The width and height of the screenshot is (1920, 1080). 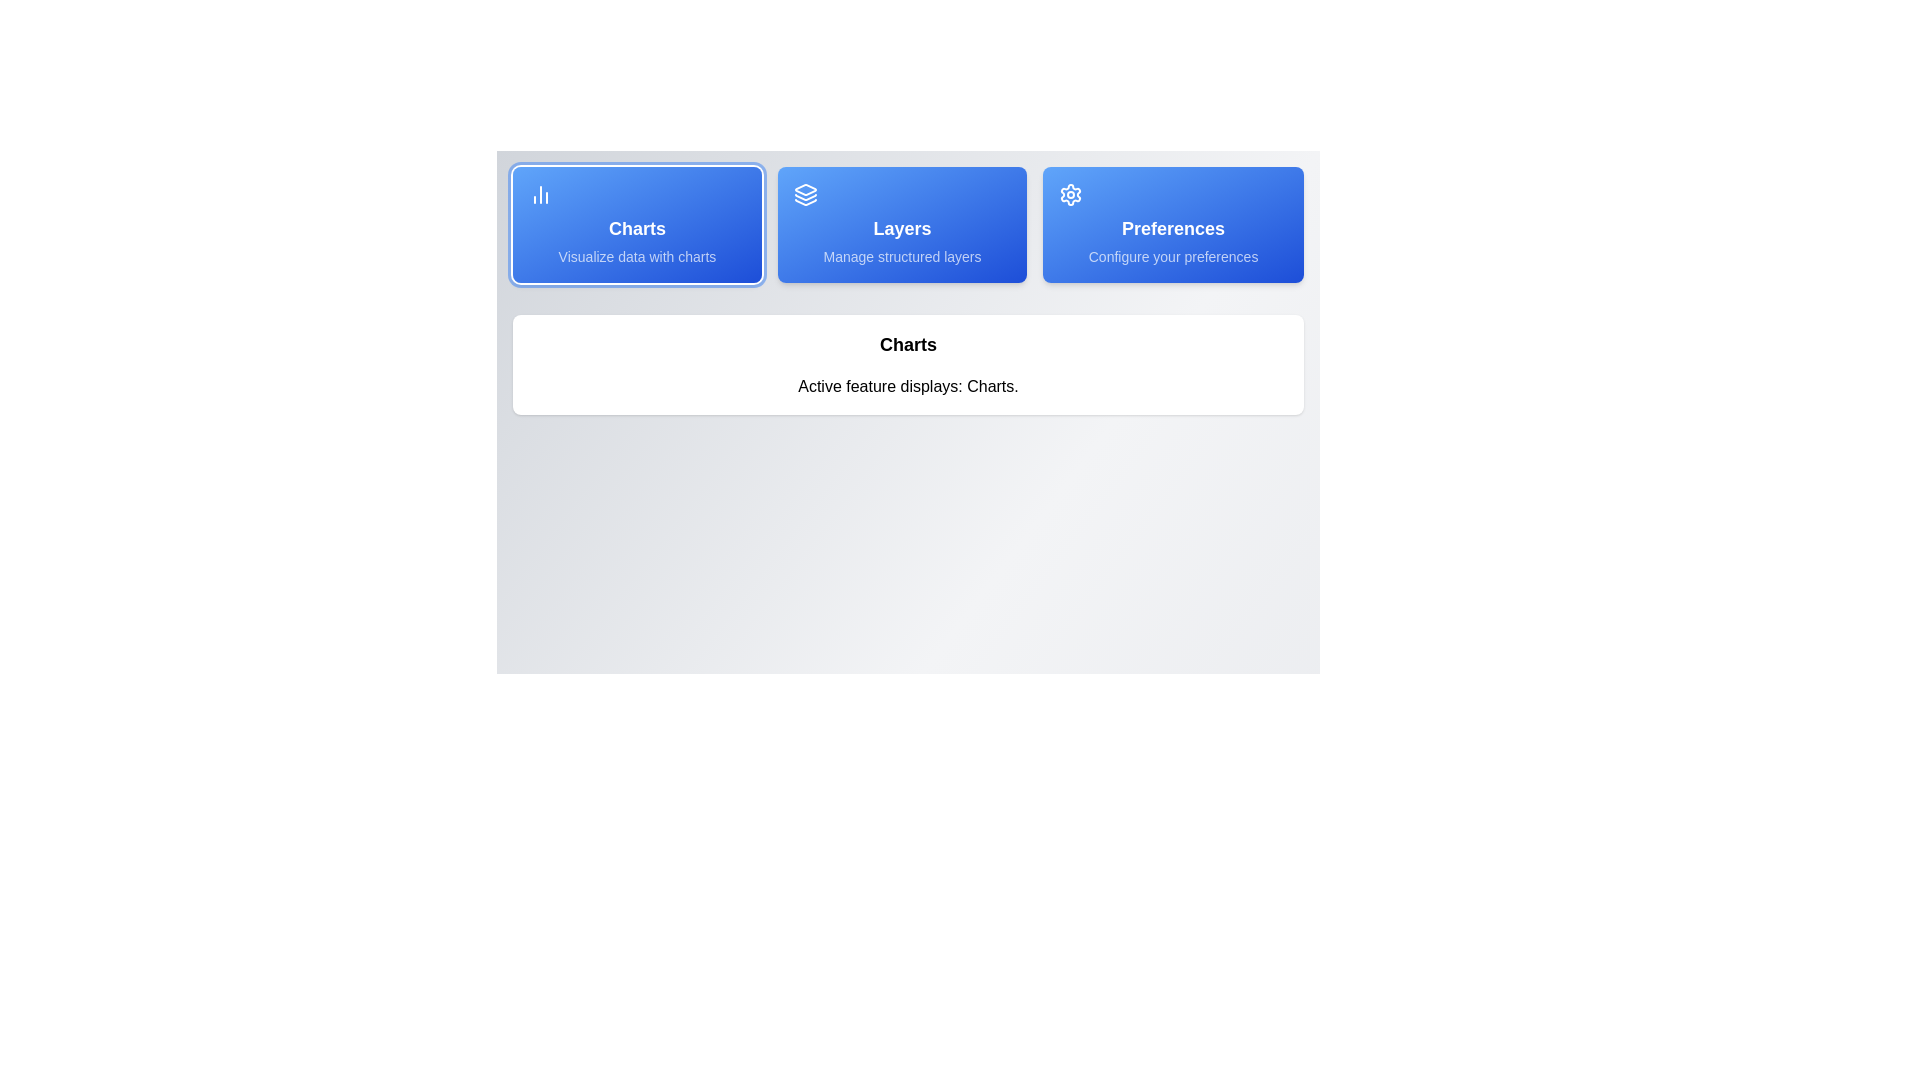 I want to click on style or text properties of the 'Charts' text label, which is displayed in a bold, large font on a blue background within a button-like structure in the horizontal menu, so click(x=636, y=227).